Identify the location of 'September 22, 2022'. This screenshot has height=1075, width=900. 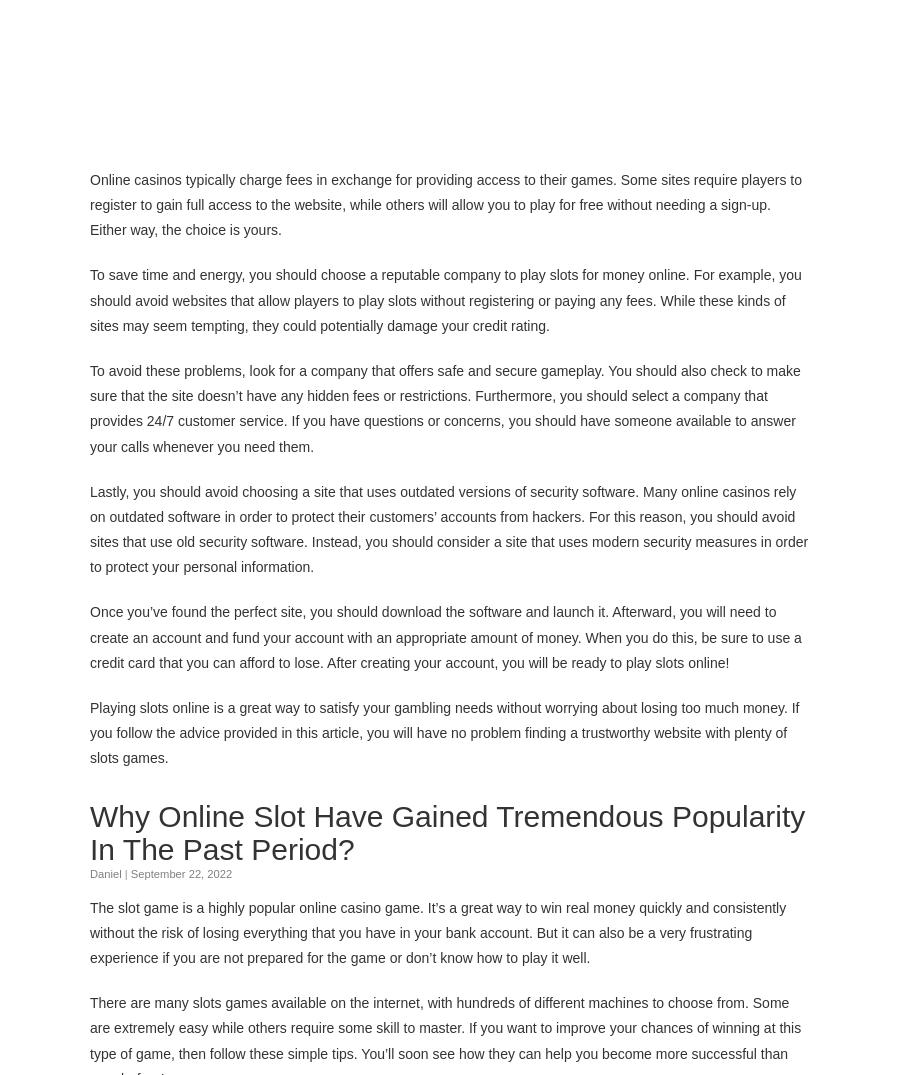
(129, 873).